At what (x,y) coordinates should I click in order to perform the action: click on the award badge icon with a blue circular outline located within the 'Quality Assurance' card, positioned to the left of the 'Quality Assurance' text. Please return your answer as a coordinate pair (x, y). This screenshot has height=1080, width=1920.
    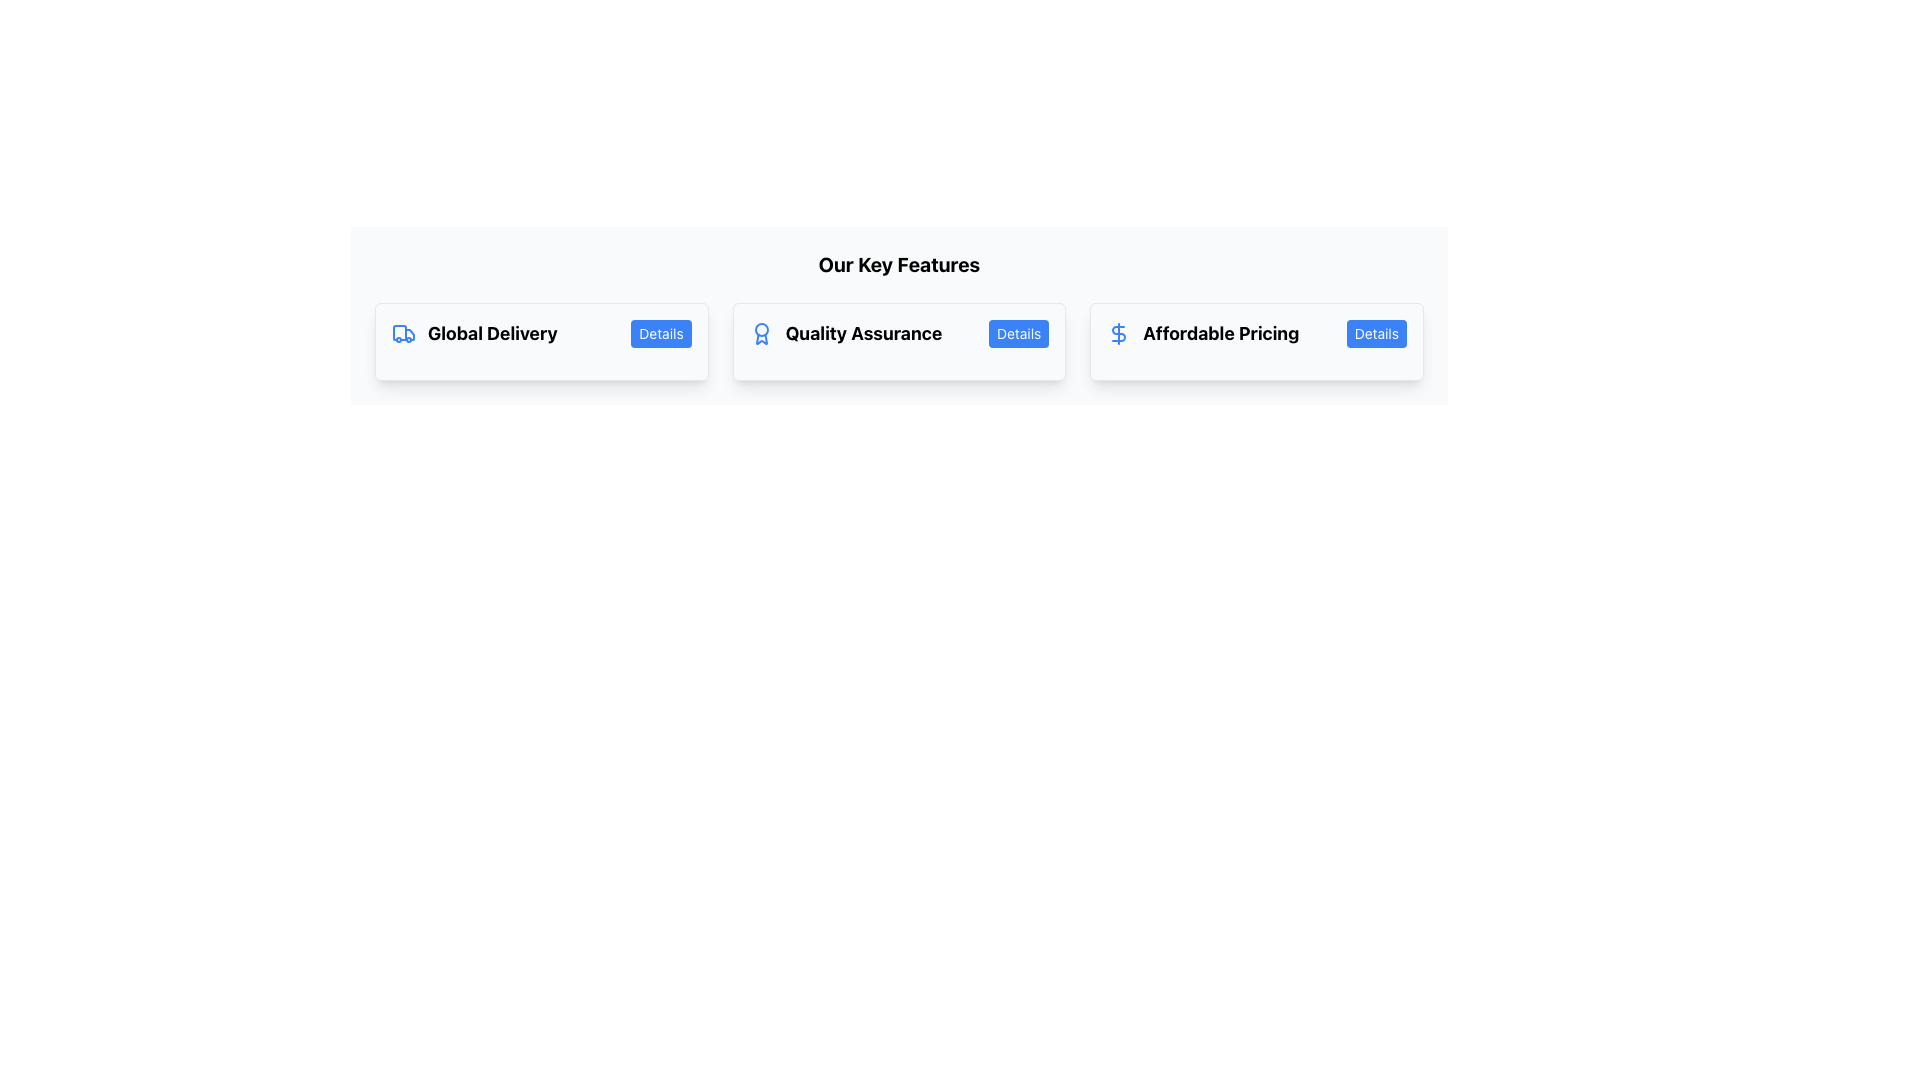
    Looking at the image, I should click on (760, 333).